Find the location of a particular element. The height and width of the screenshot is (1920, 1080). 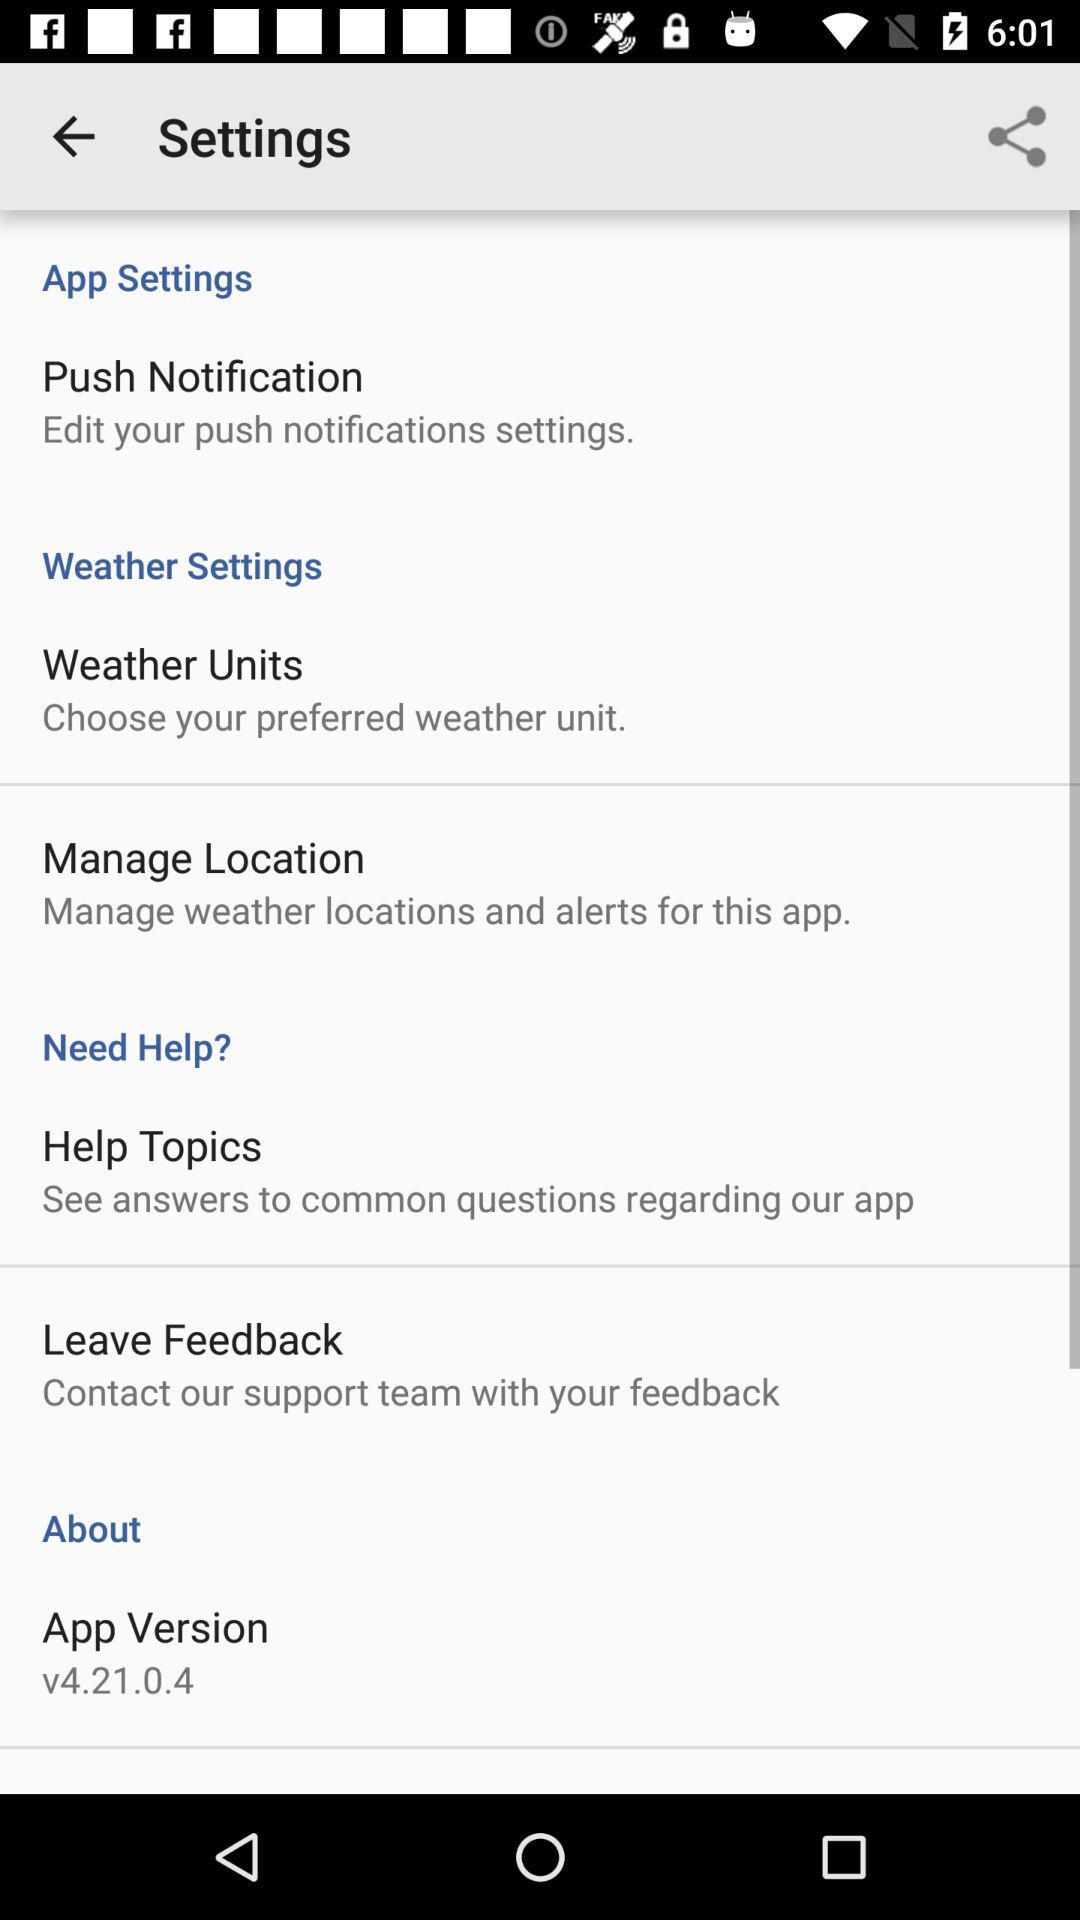

the contact our support item is located at coordinates (410, 1390).